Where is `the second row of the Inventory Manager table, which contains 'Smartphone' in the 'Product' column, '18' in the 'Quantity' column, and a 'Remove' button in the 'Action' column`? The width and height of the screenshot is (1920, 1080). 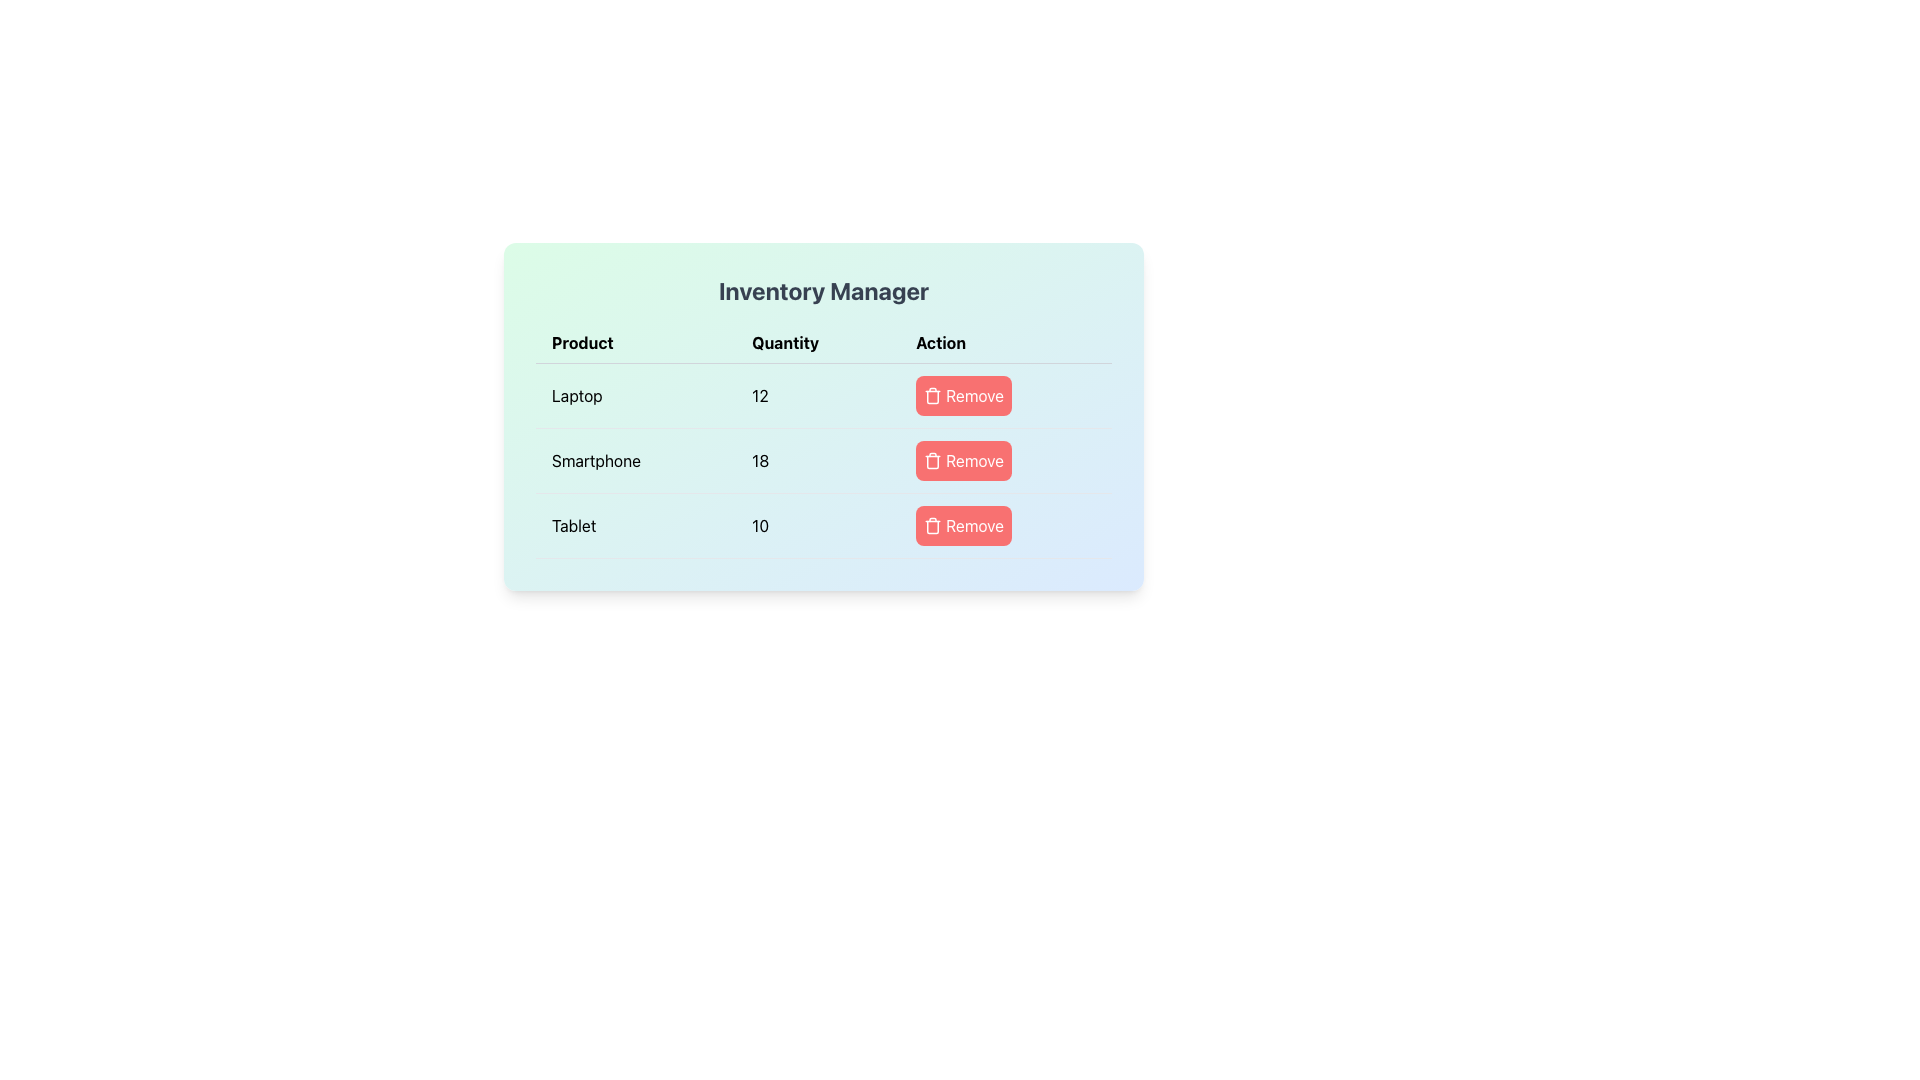 the second row of the Inventory Manager table, which contains 'Smartphone' in the 'Product' column, '18' in the 'Quantity' column, and a 'Remove' button in the 'Action' column is located at coordinates (824, 439).